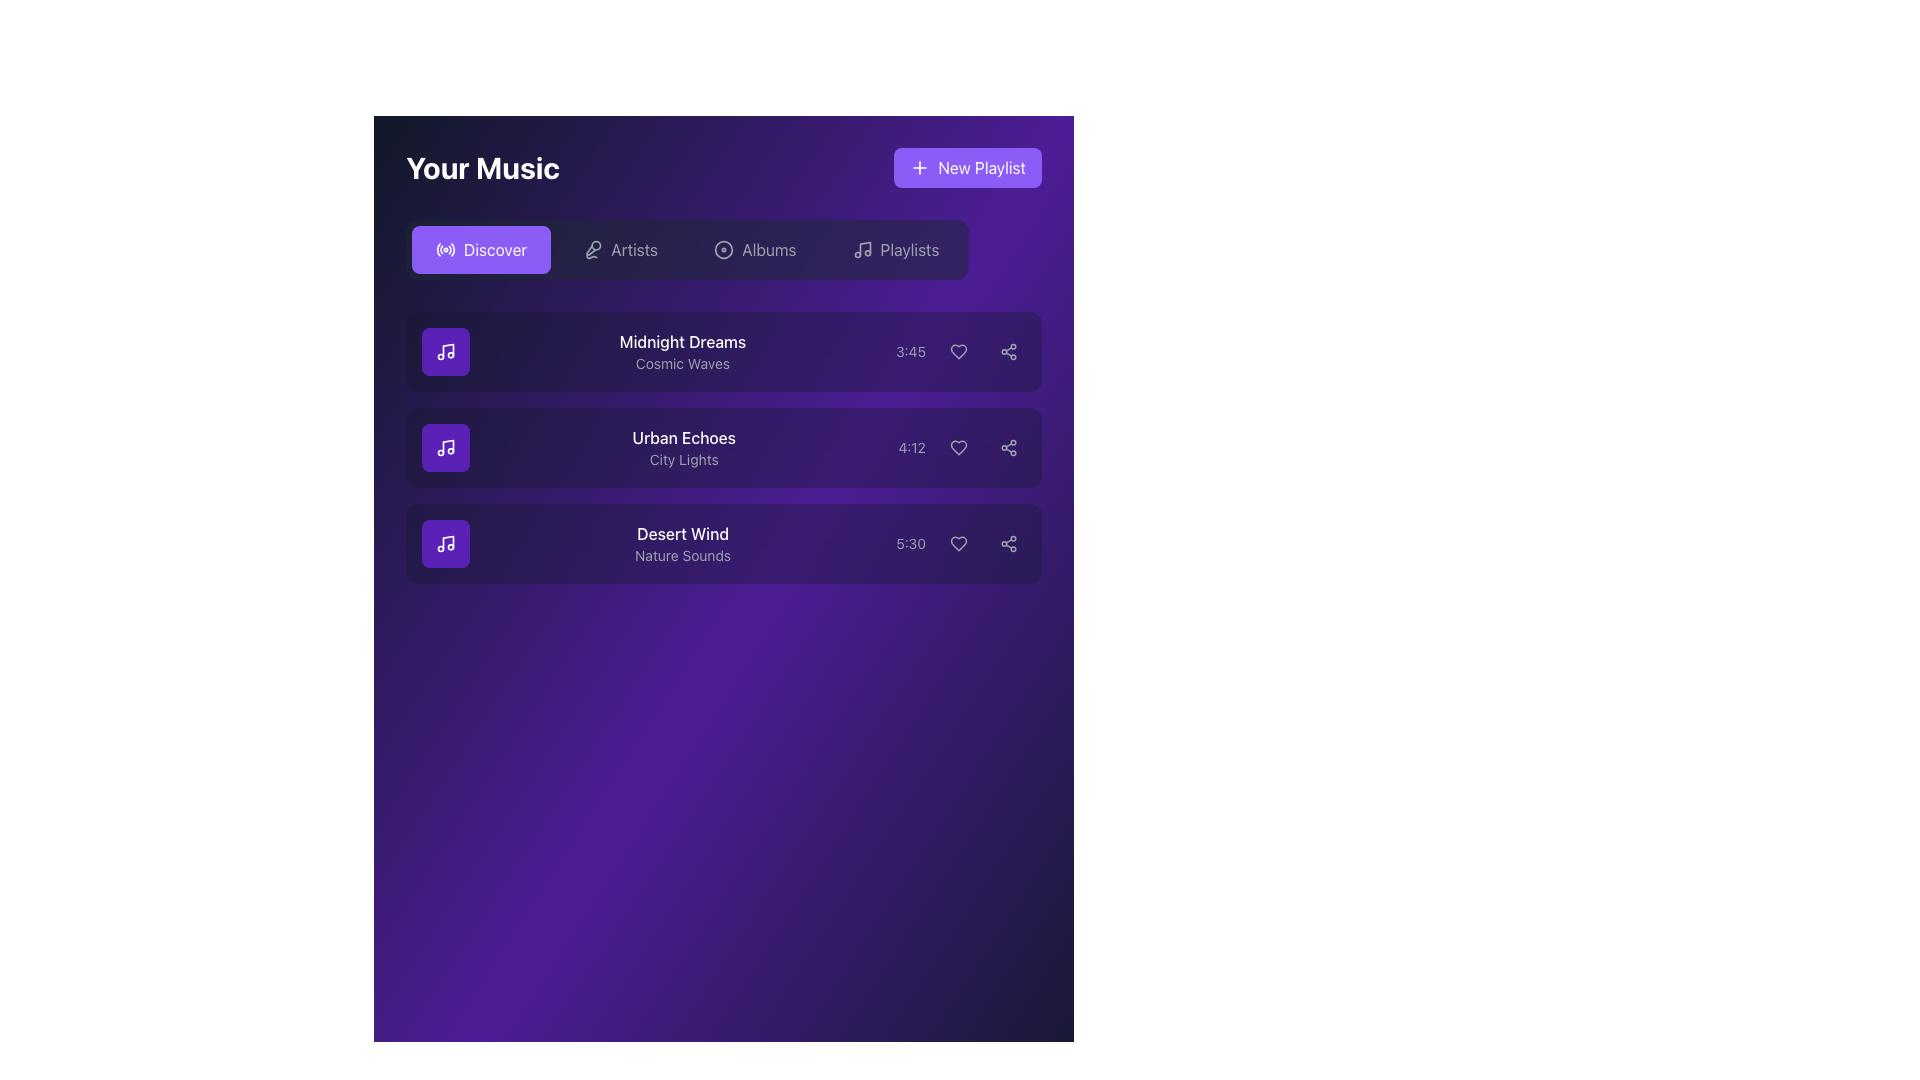 The height and width of the screenshot is (1080, 1920). I want to click on the circular icon resembling radio waves, which has a white outline on a purple background, located within the 'Discover' button, so click(445, 249).